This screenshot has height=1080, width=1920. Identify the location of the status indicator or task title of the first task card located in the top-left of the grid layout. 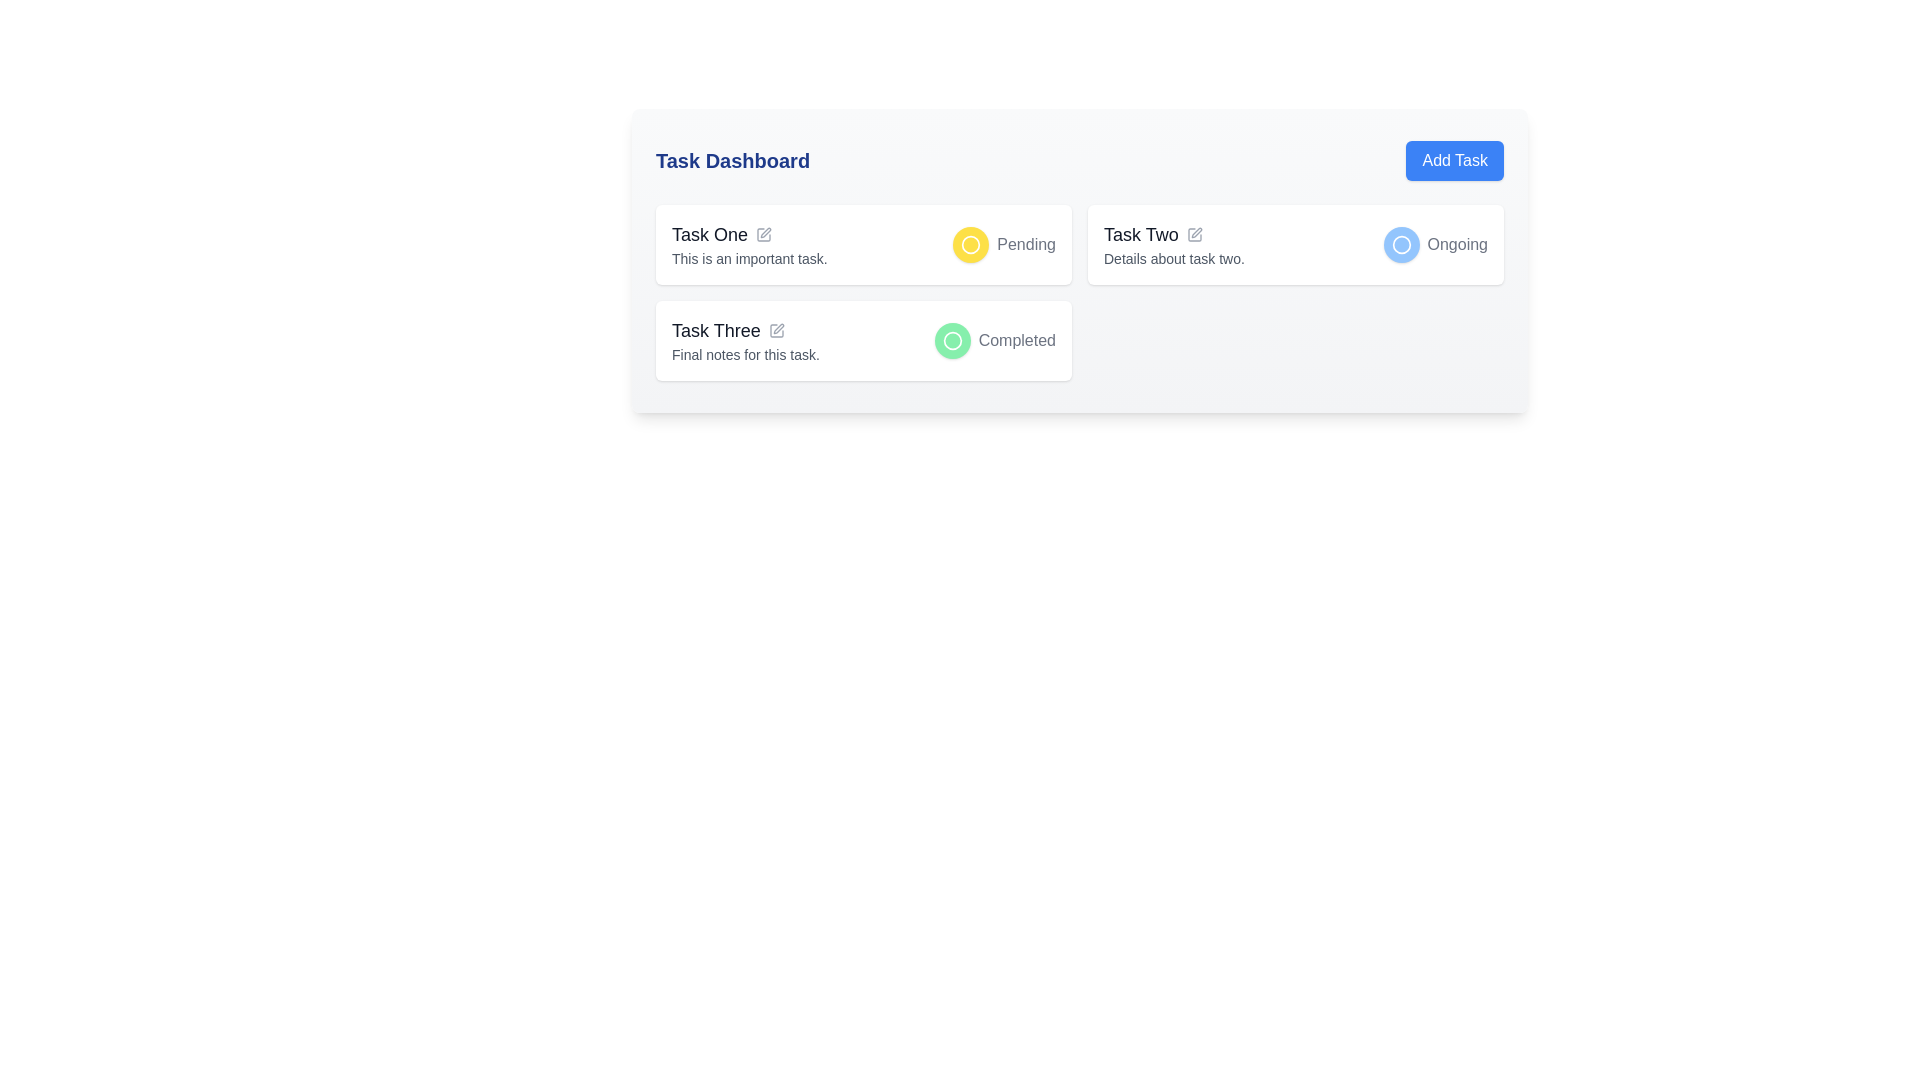
(864, 244).